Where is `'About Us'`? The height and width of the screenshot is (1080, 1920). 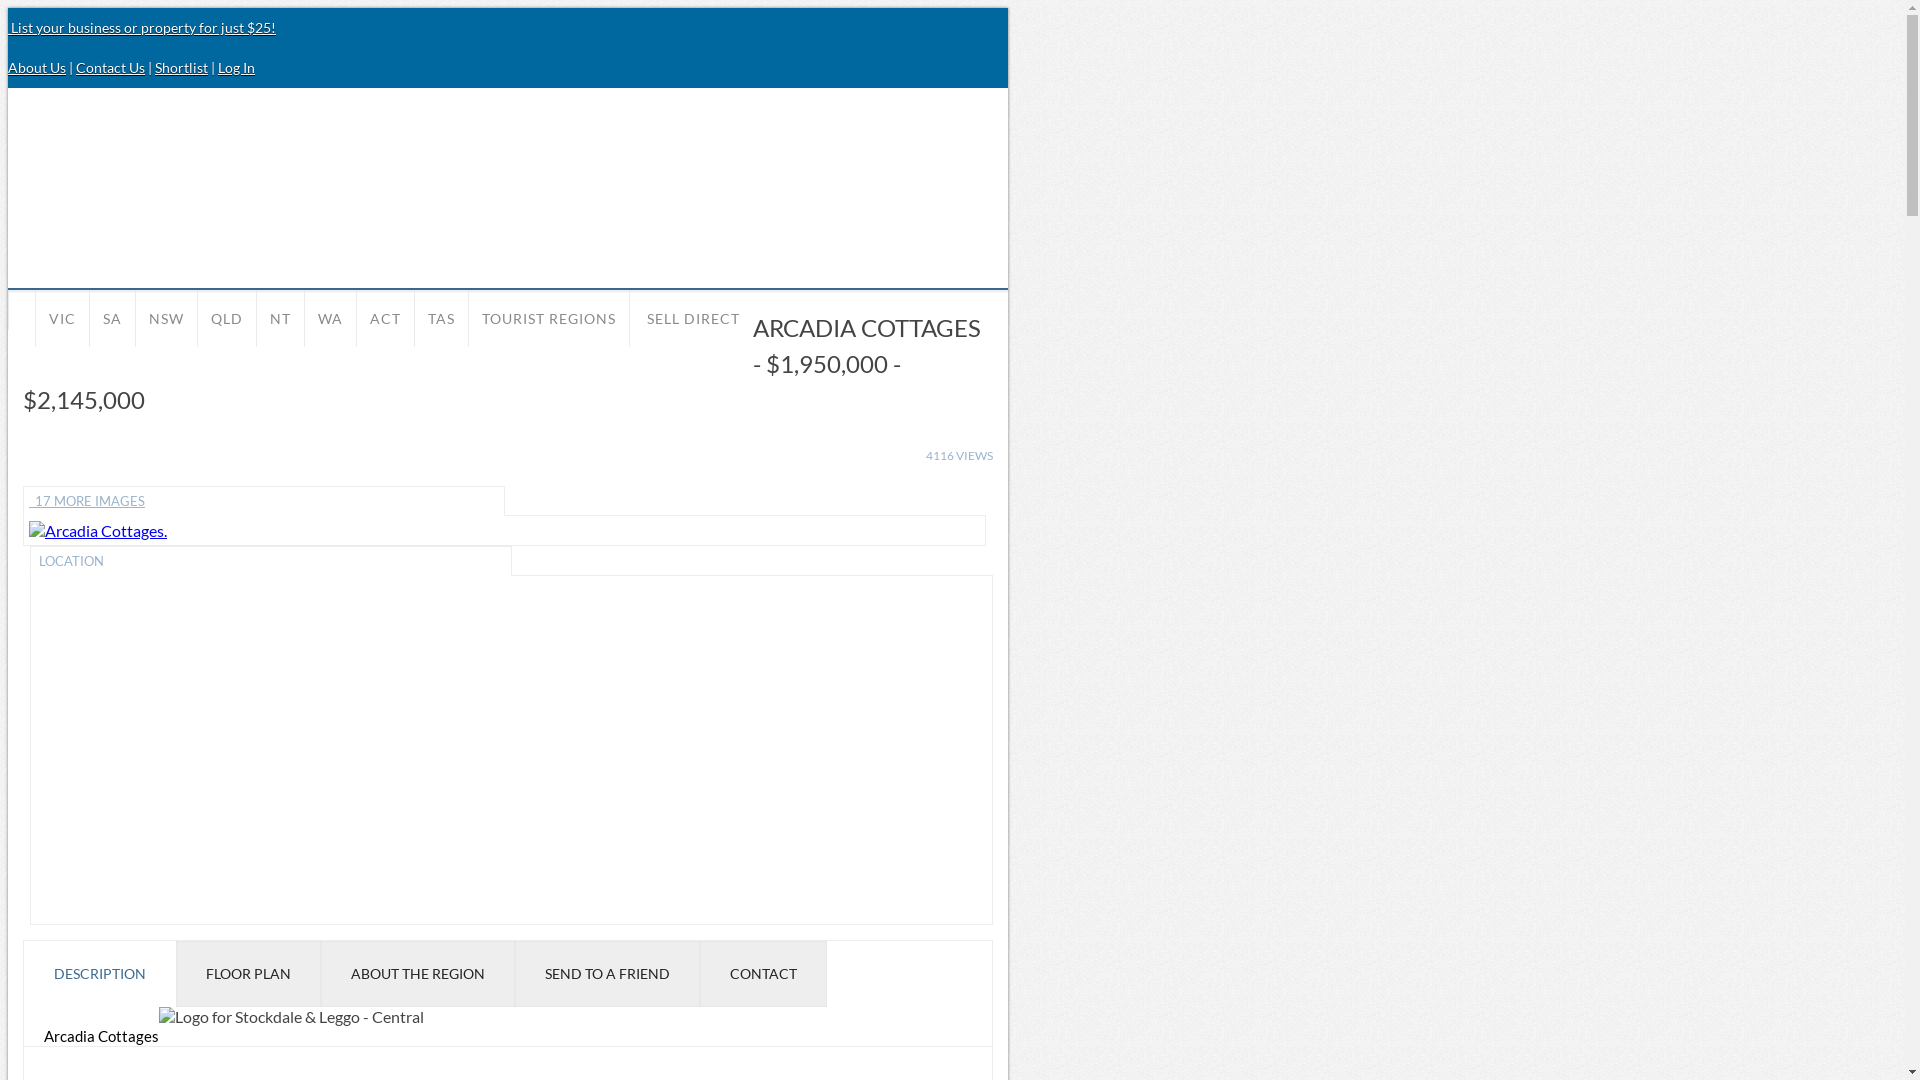
'About Us' is located at coordinates (8, 66).